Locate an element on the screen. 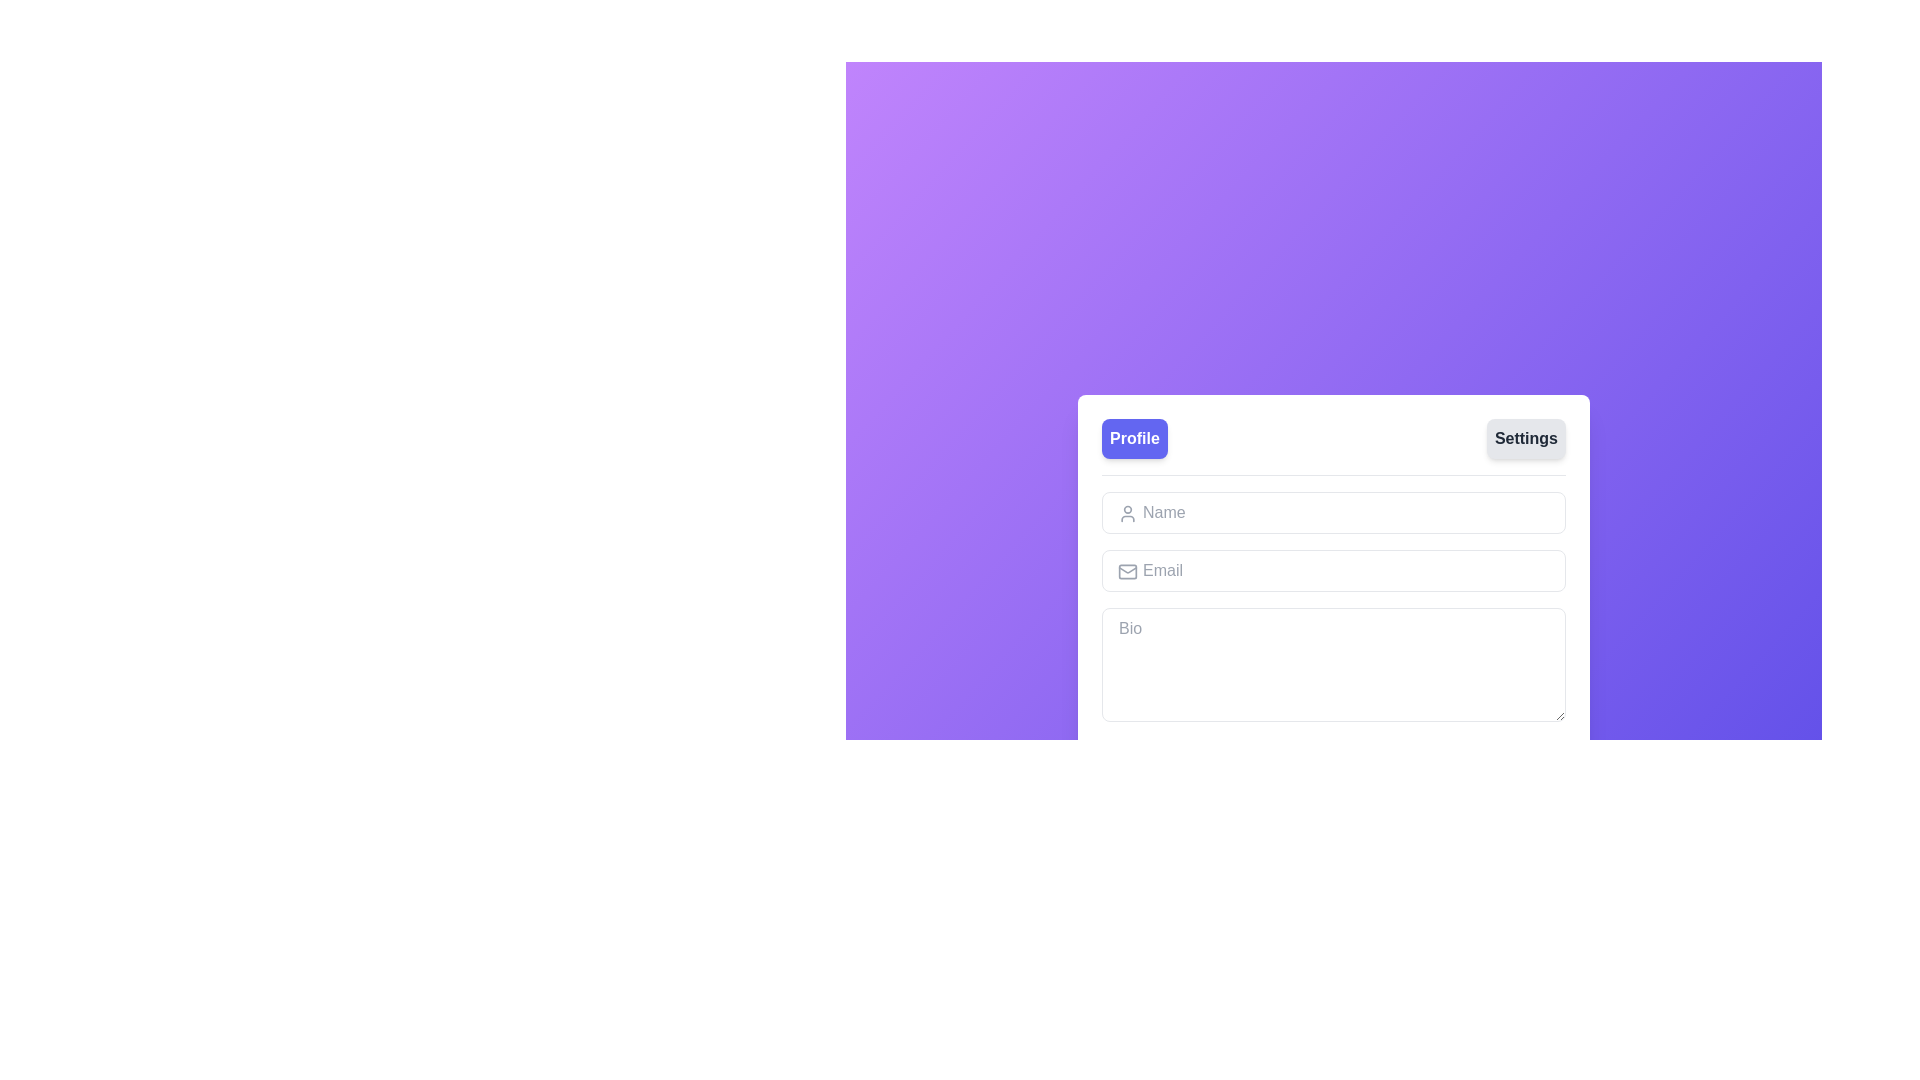  the Illustrative Icon element, which resembles a mail icon and is located to the left of the 'Email' input field is located at coordinates (1128, 571).